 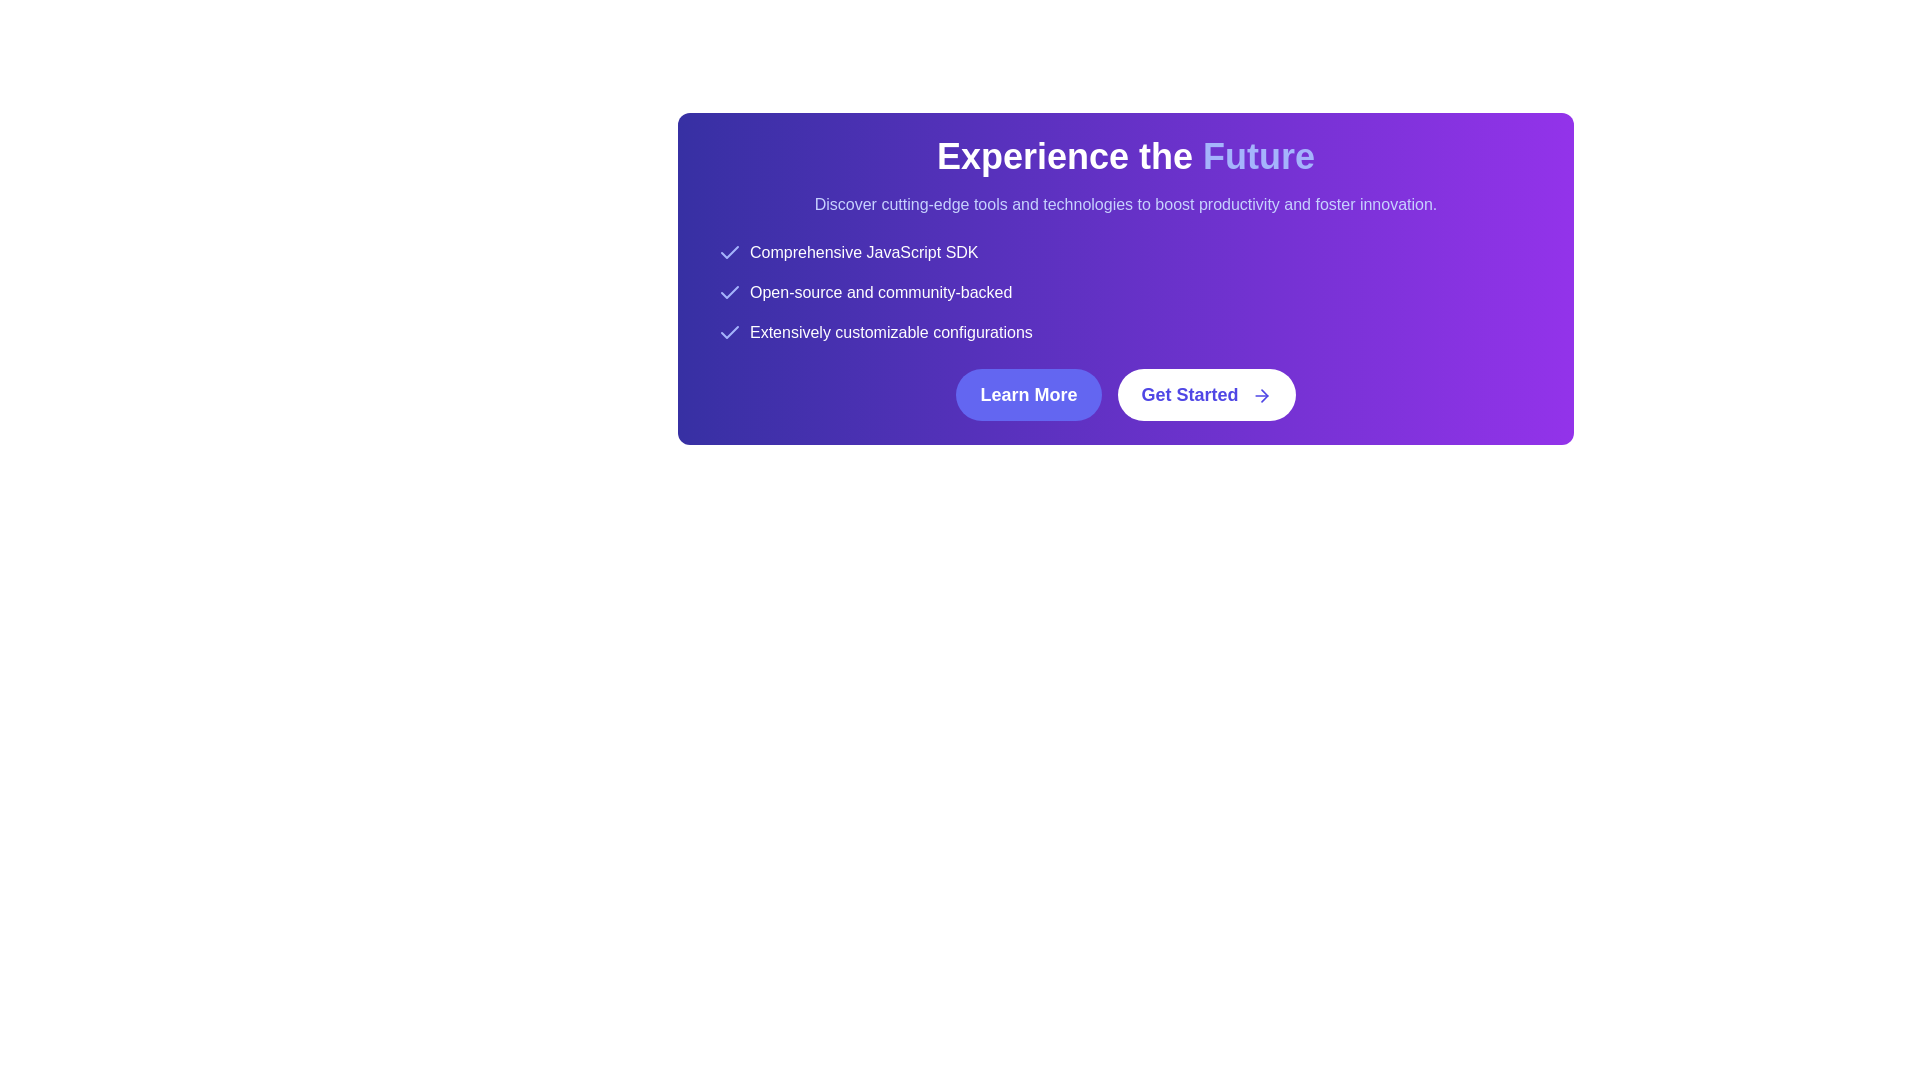 I want to click on the third text label in the features list, so click(x=890, y=331).